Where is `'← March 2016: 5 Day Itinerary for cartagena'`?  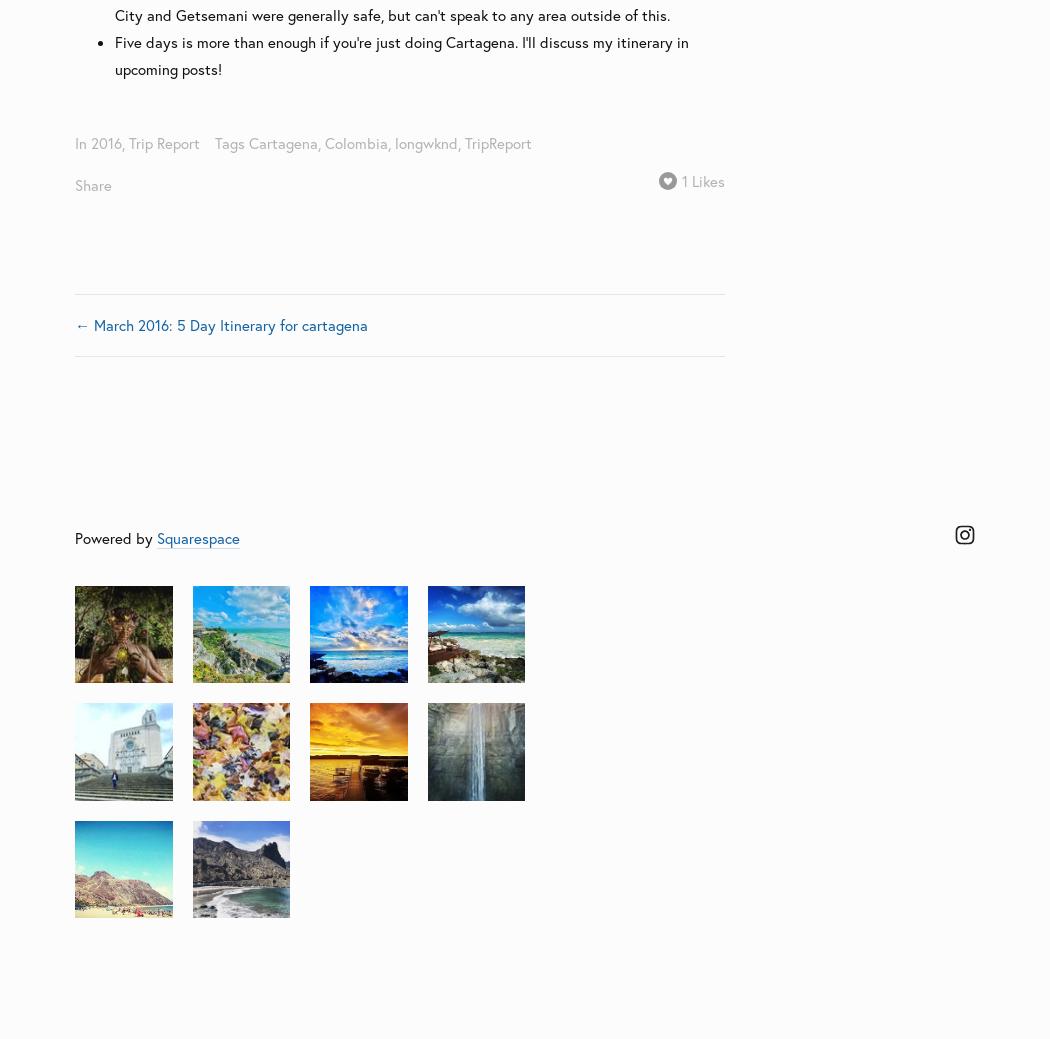
'← March 2016: 5 Day Itinerary for cartagena' is located at coordinates (220, 323).